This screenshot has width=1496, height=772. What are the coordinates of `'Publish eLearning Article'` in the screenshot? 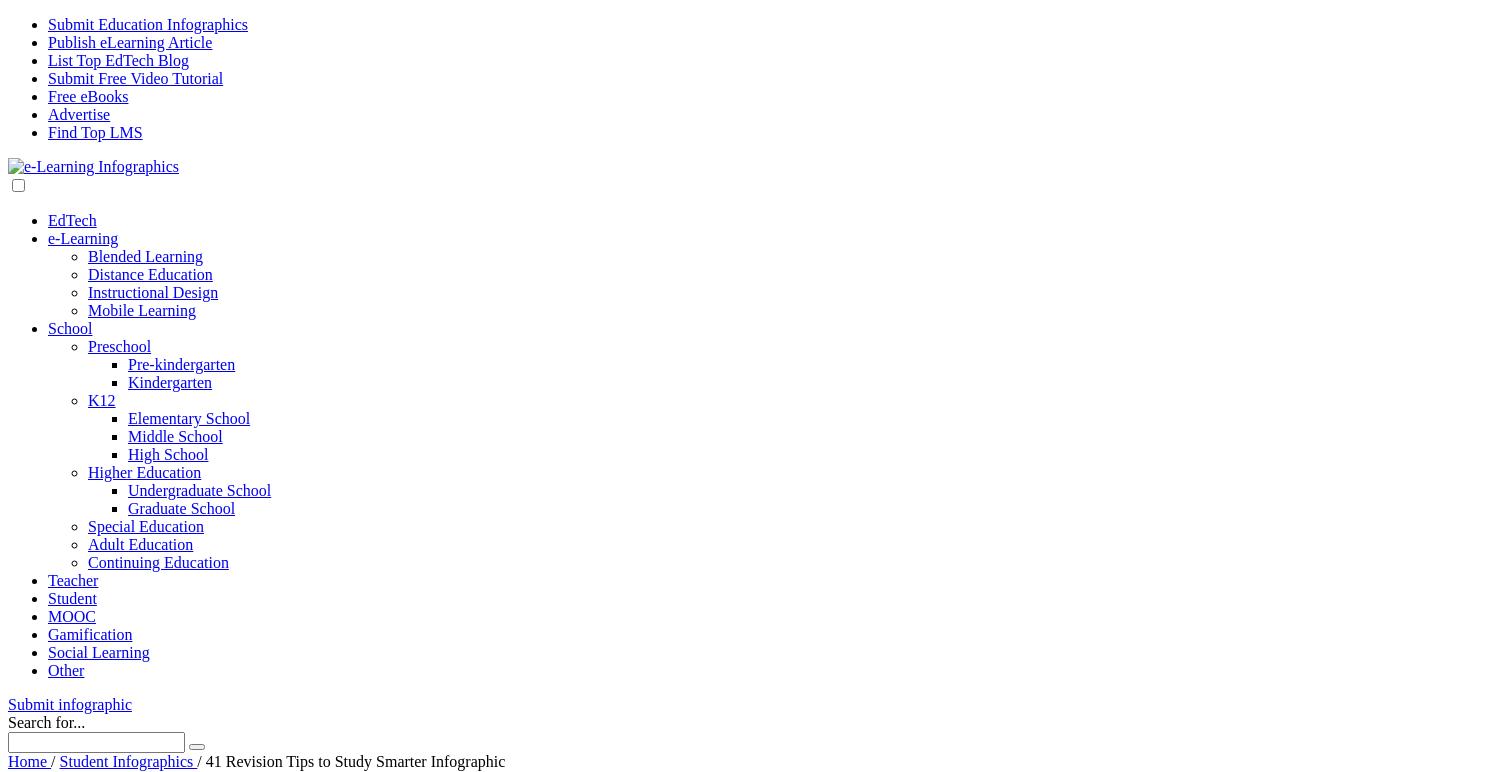 It's located at (129, 41).